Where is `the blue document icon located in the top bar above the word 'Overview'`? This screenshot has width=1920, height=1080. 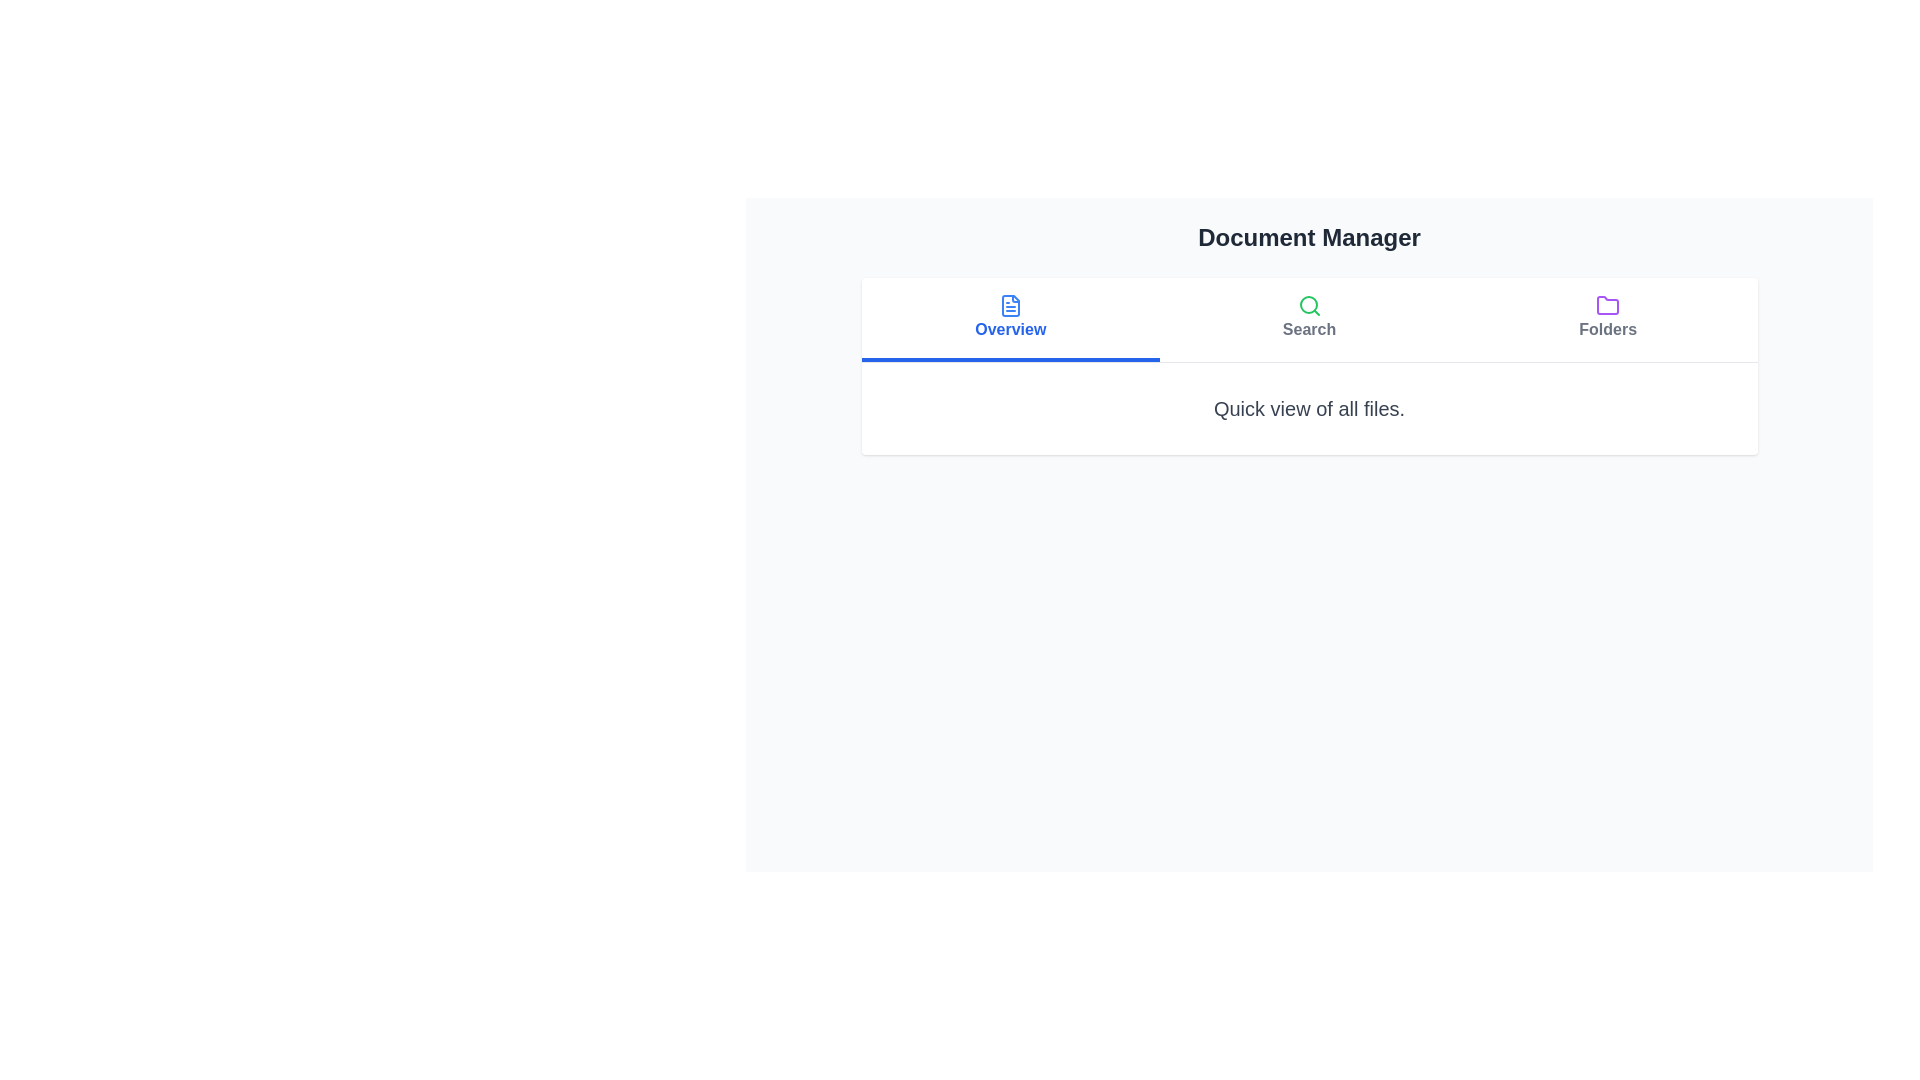
the blue document icon located in the top bar above the word 'Overview' is located at coordinates (1010, 305).